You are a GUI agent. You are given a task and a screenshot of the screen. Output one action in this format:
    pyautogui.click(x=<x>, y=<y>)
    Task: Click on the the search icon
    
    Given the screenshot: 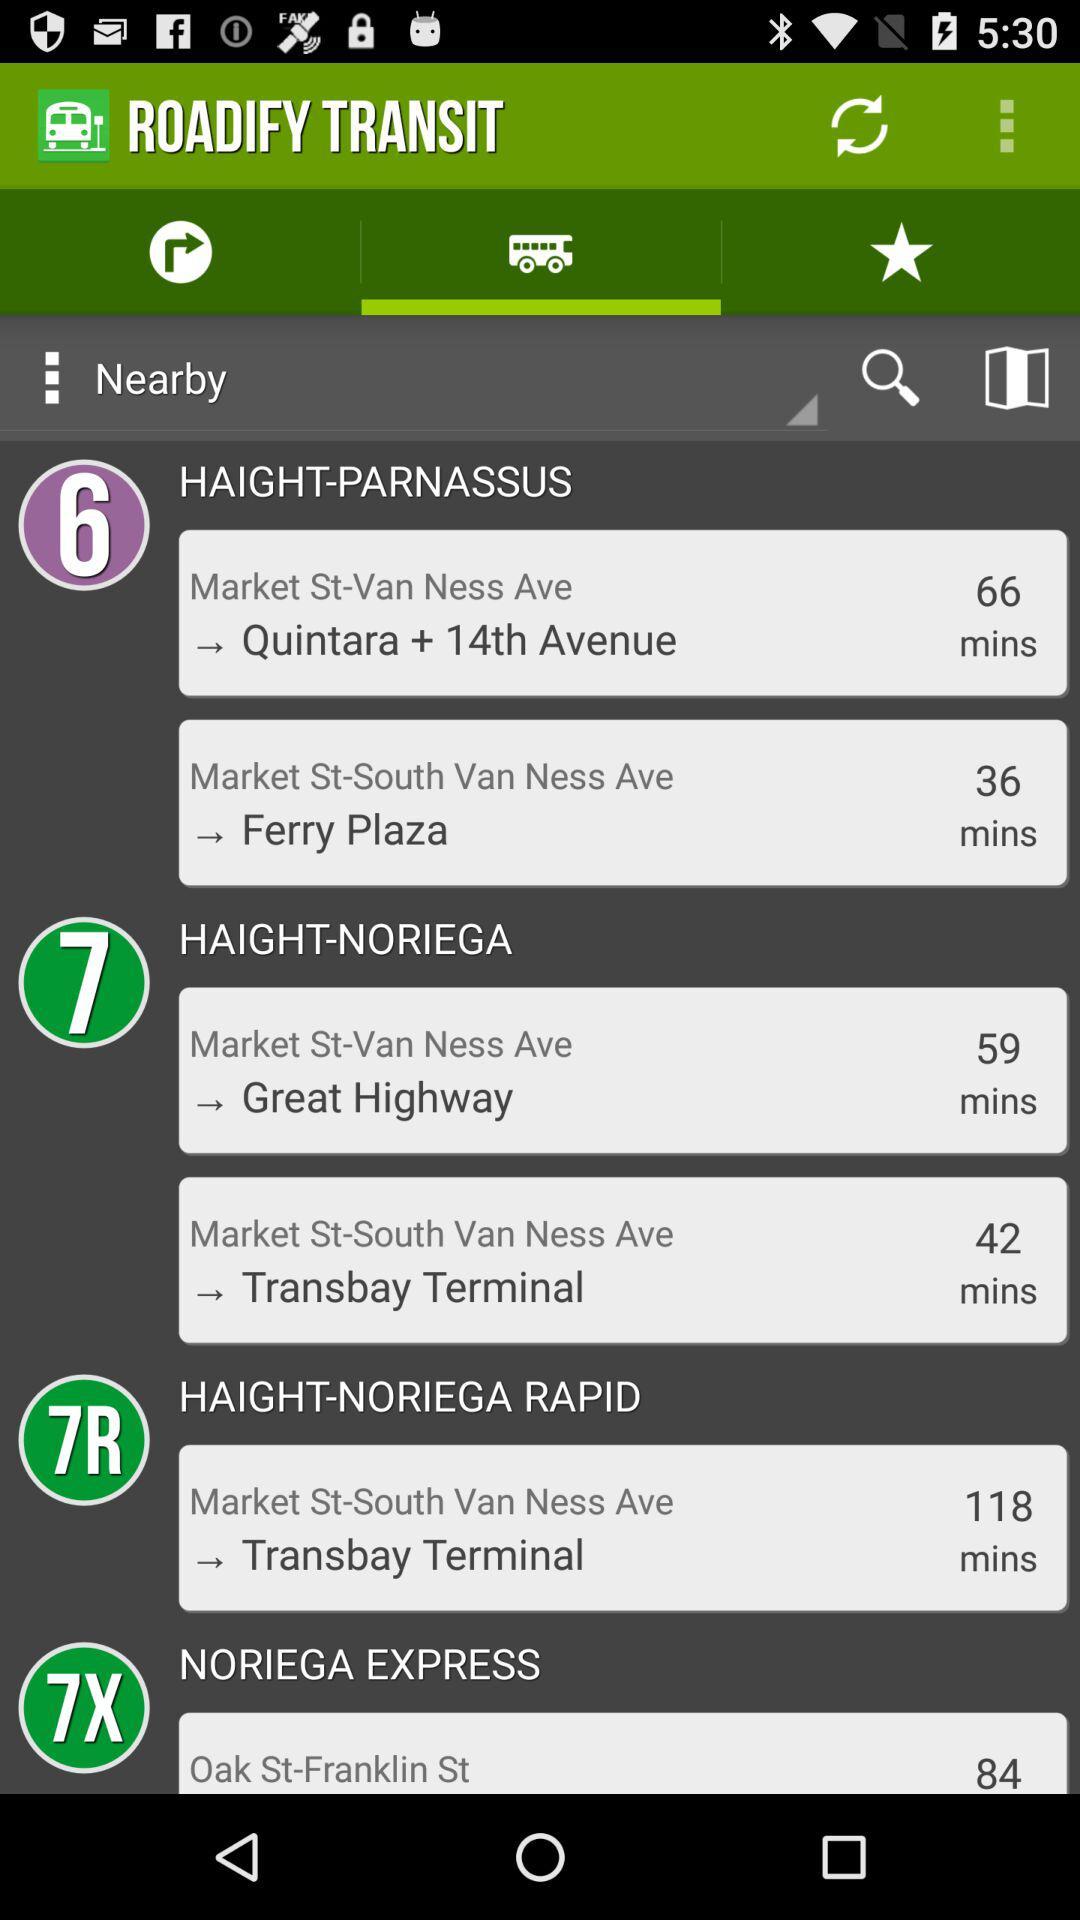 What is the action you would take?
    pyautogui.click(x=890, y=403)
    